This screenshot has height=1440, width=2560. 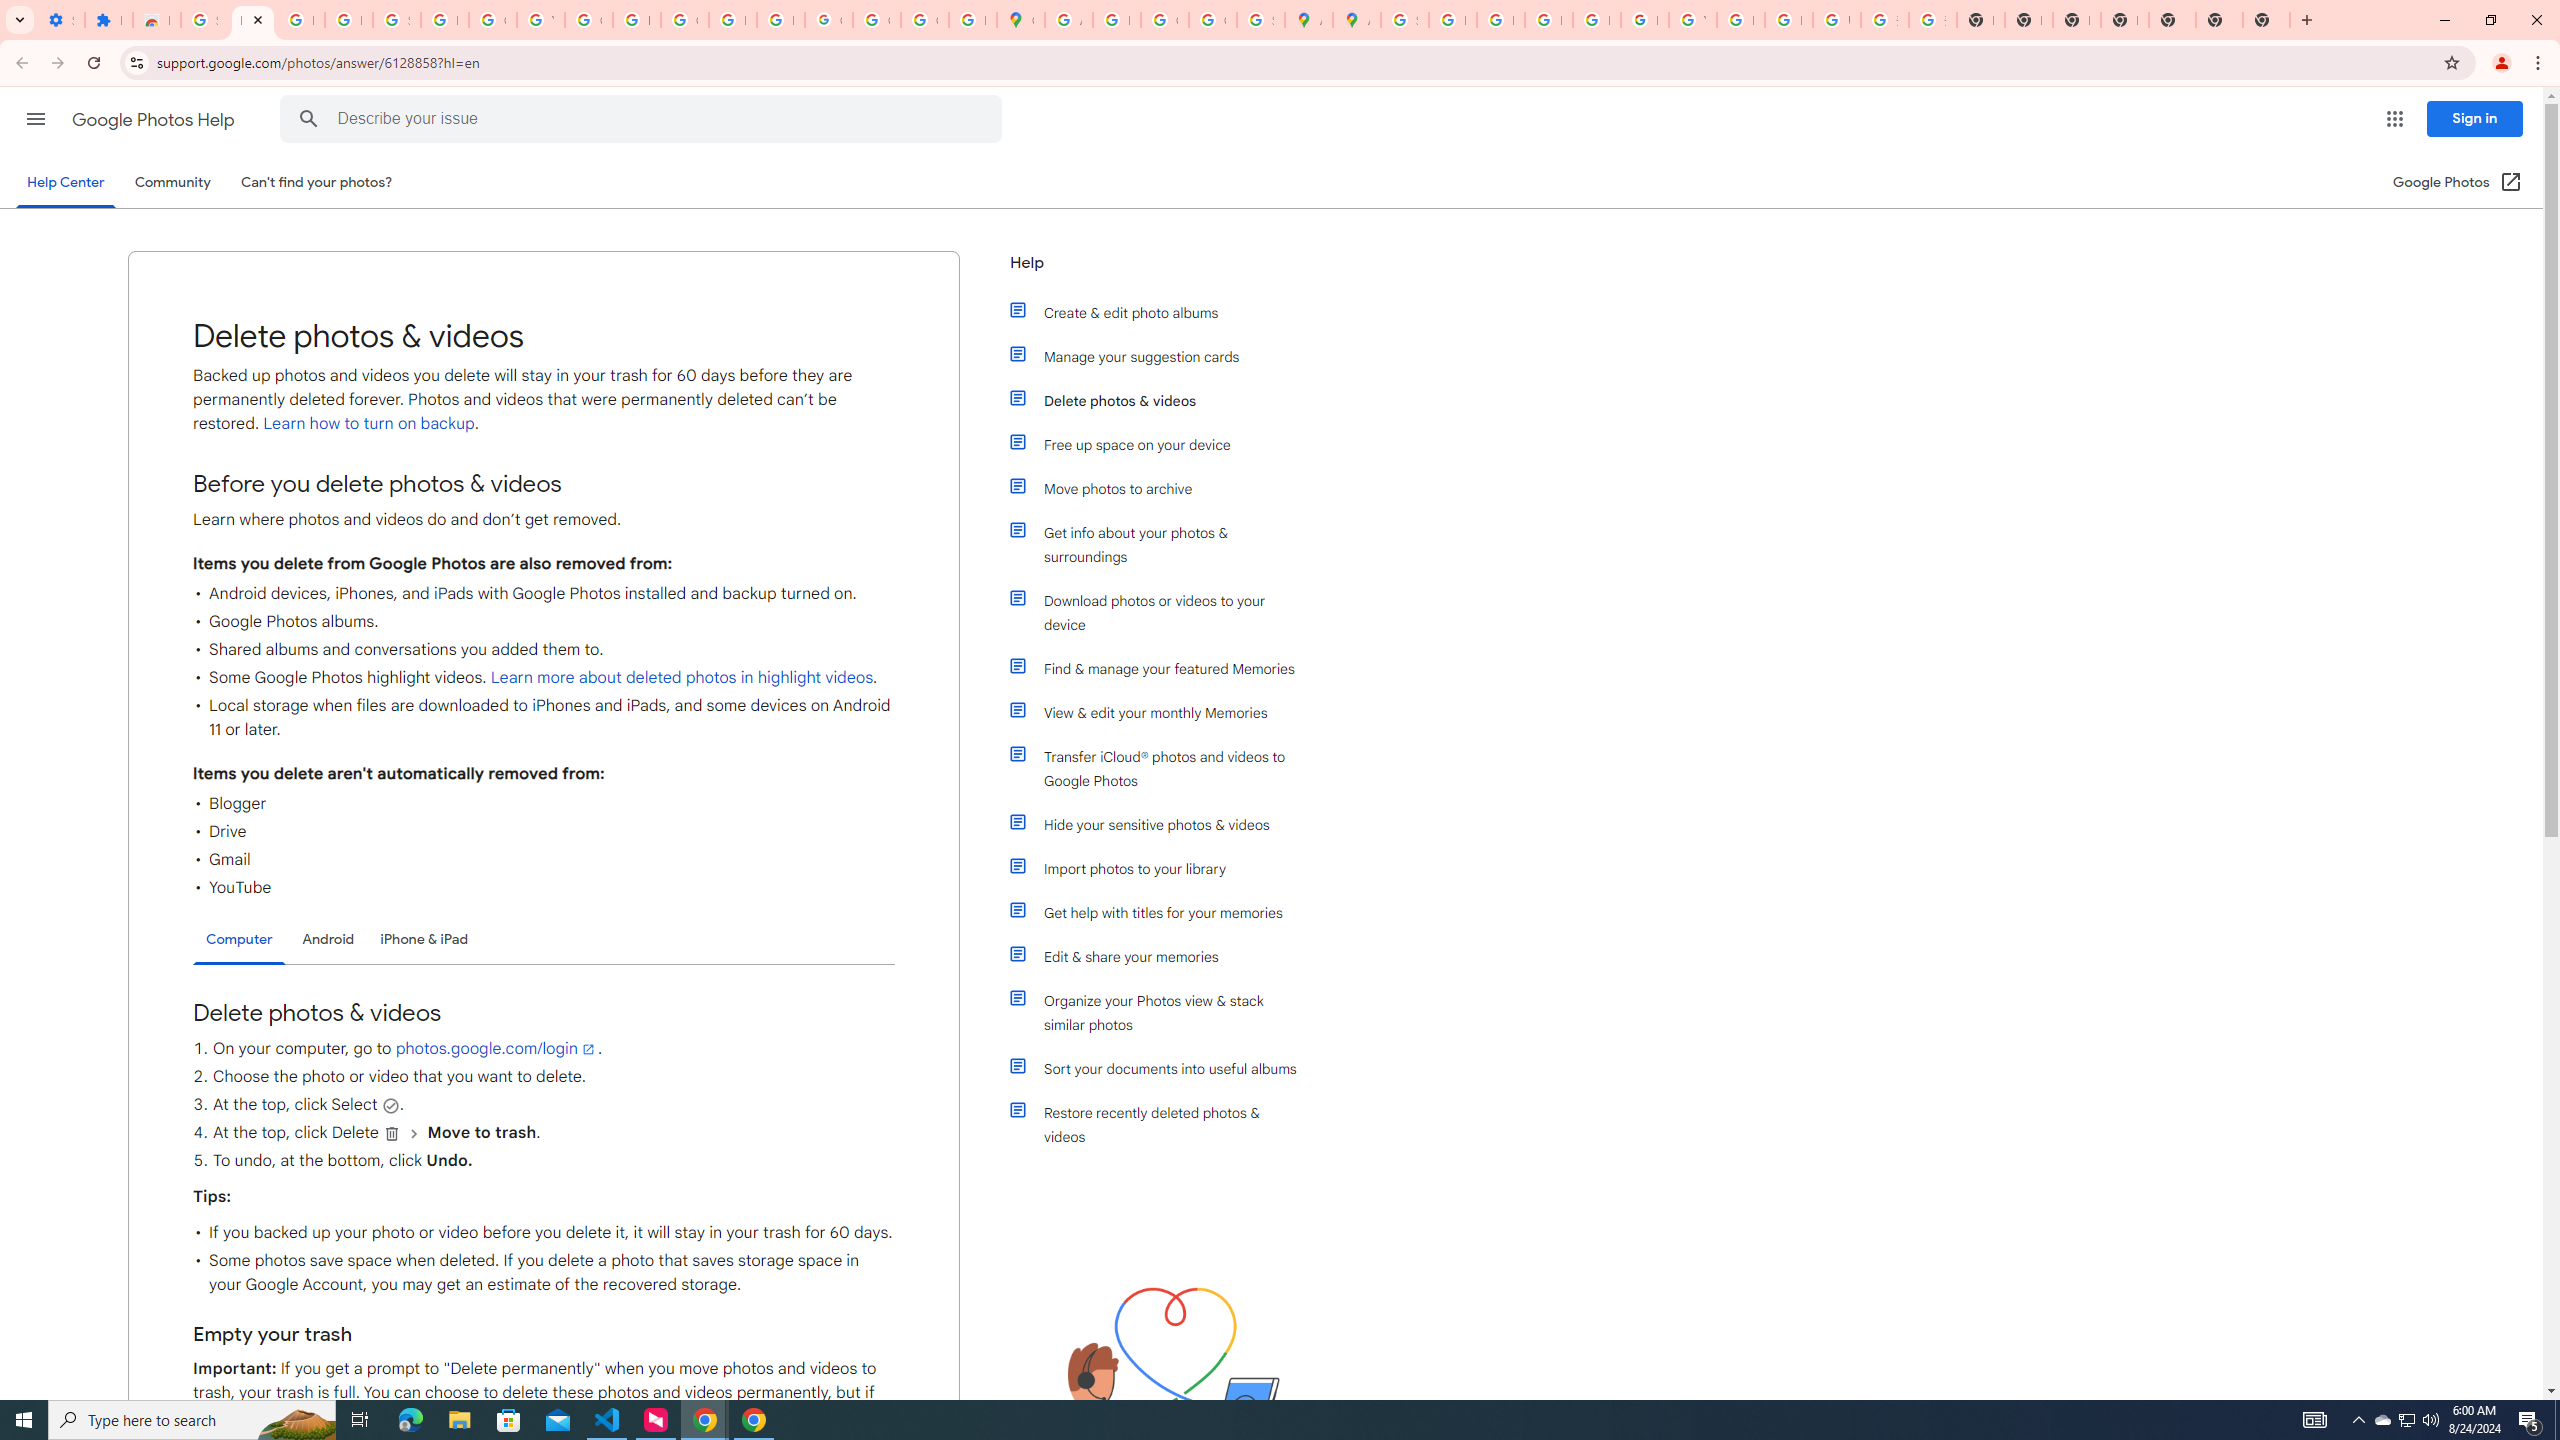 What do you see at coordinates (317, 181) in the screenshot?
I see `'Can'` at bounding box center [317, 181].